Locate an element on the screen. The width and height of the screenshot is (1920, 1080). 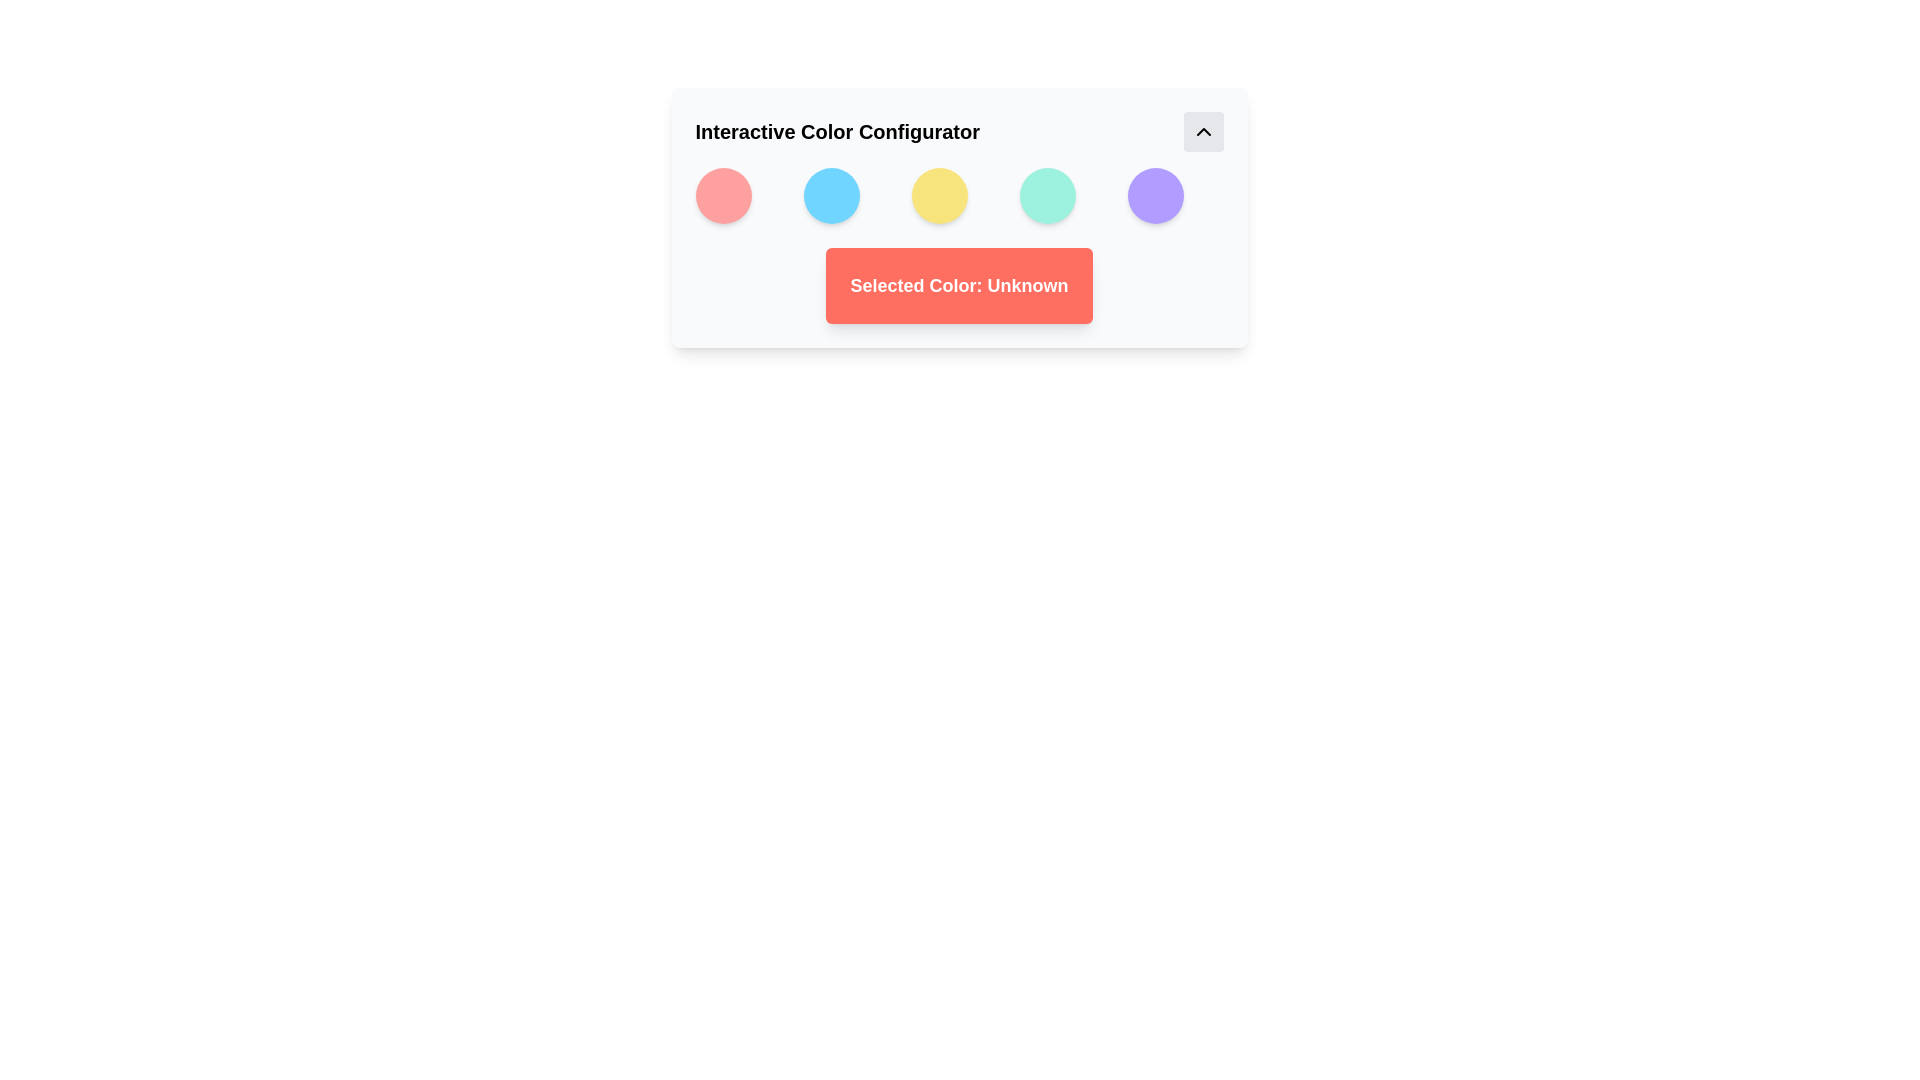
the display label showcasing the currently selected color in the color configurator that states 'Unknown.' is located at coordinates (958, 285).